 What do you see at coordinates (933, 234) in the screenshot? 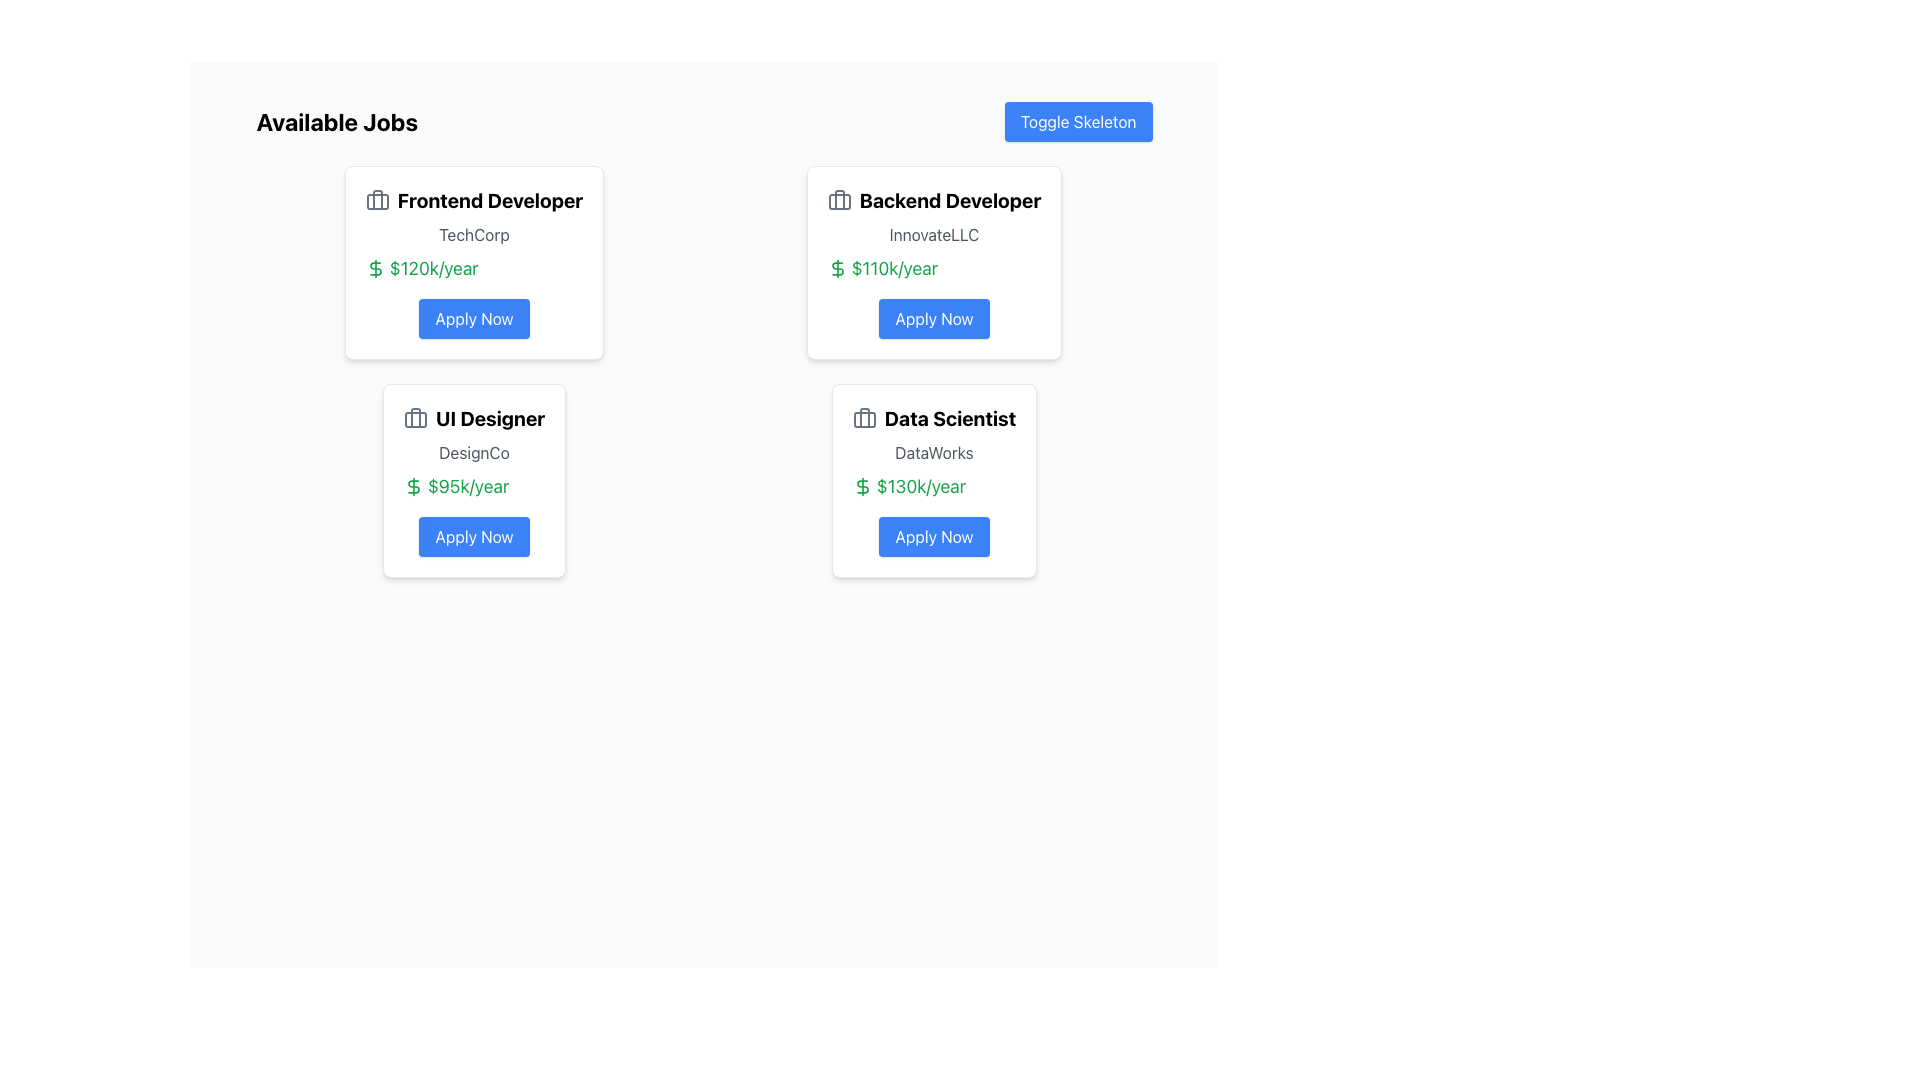
I see `the text label displaying 'InnovateLLC' which is styled with 'text-gray-600' and 'mb-2', located between the job title 'Backend Developer' and the salary information '$110k/year'` at bounding box center [933, 234].